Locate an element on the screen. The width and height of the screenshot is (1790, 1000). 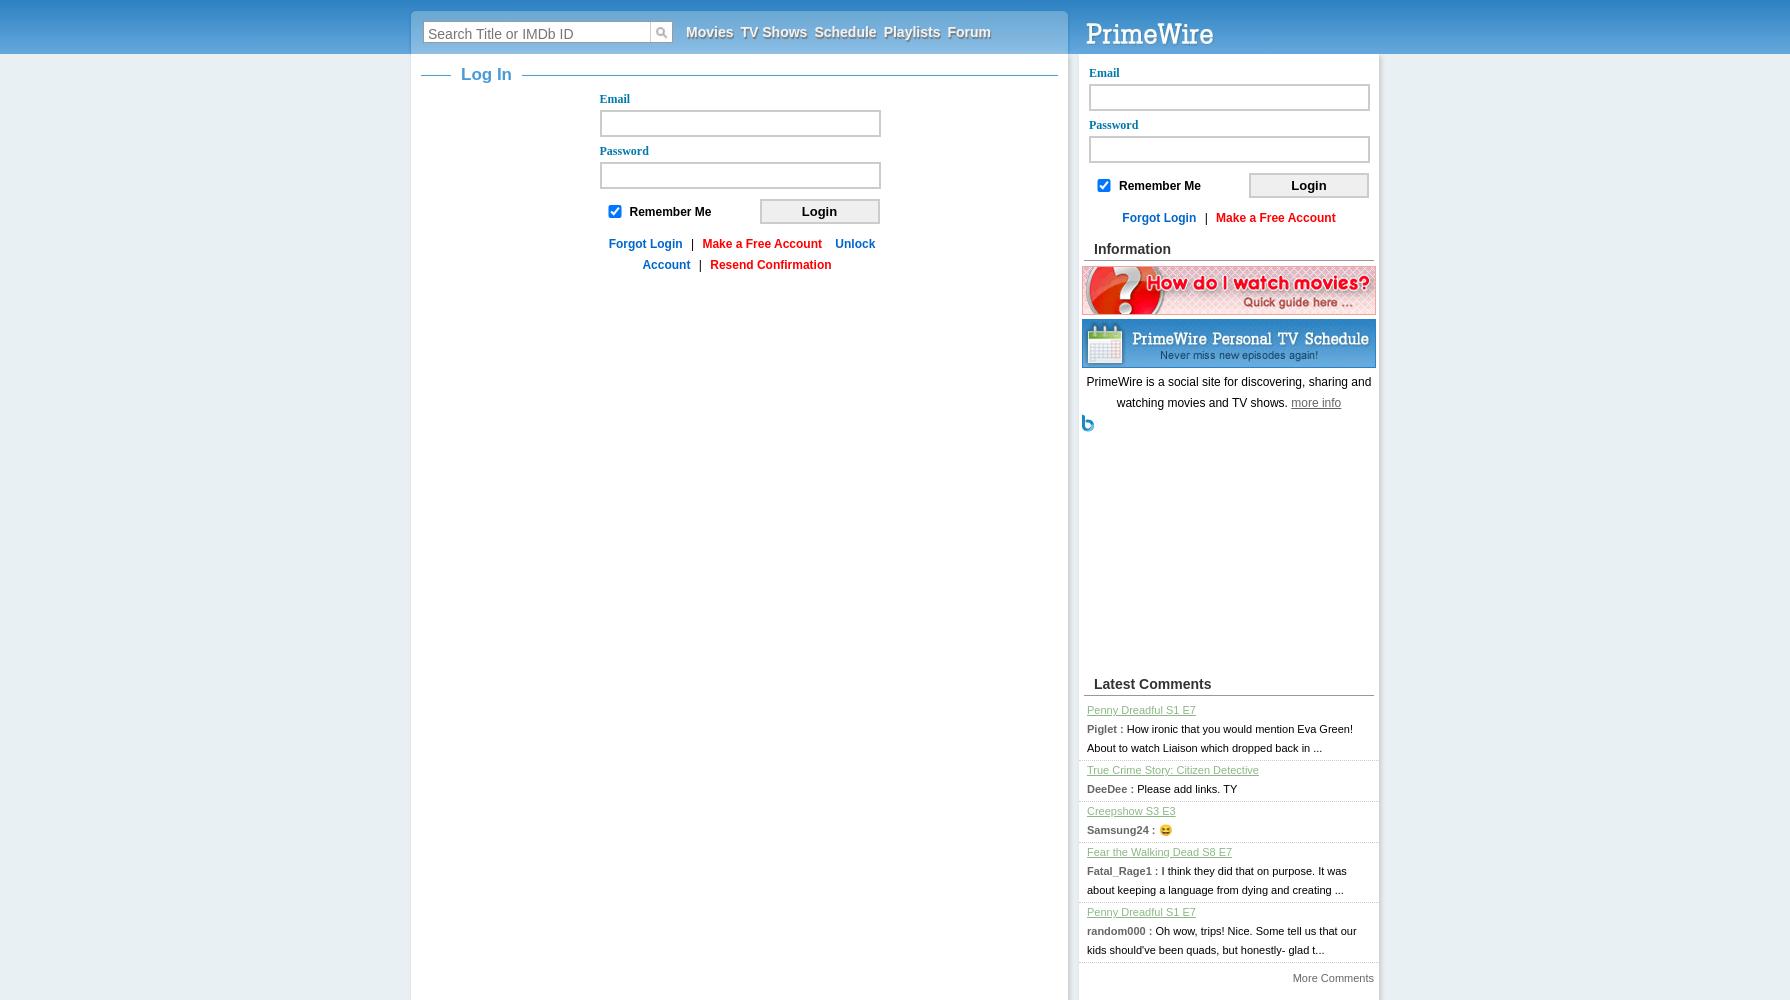
'True Crime Story: Citizen Detective' is located at coordinates (1172, 770).